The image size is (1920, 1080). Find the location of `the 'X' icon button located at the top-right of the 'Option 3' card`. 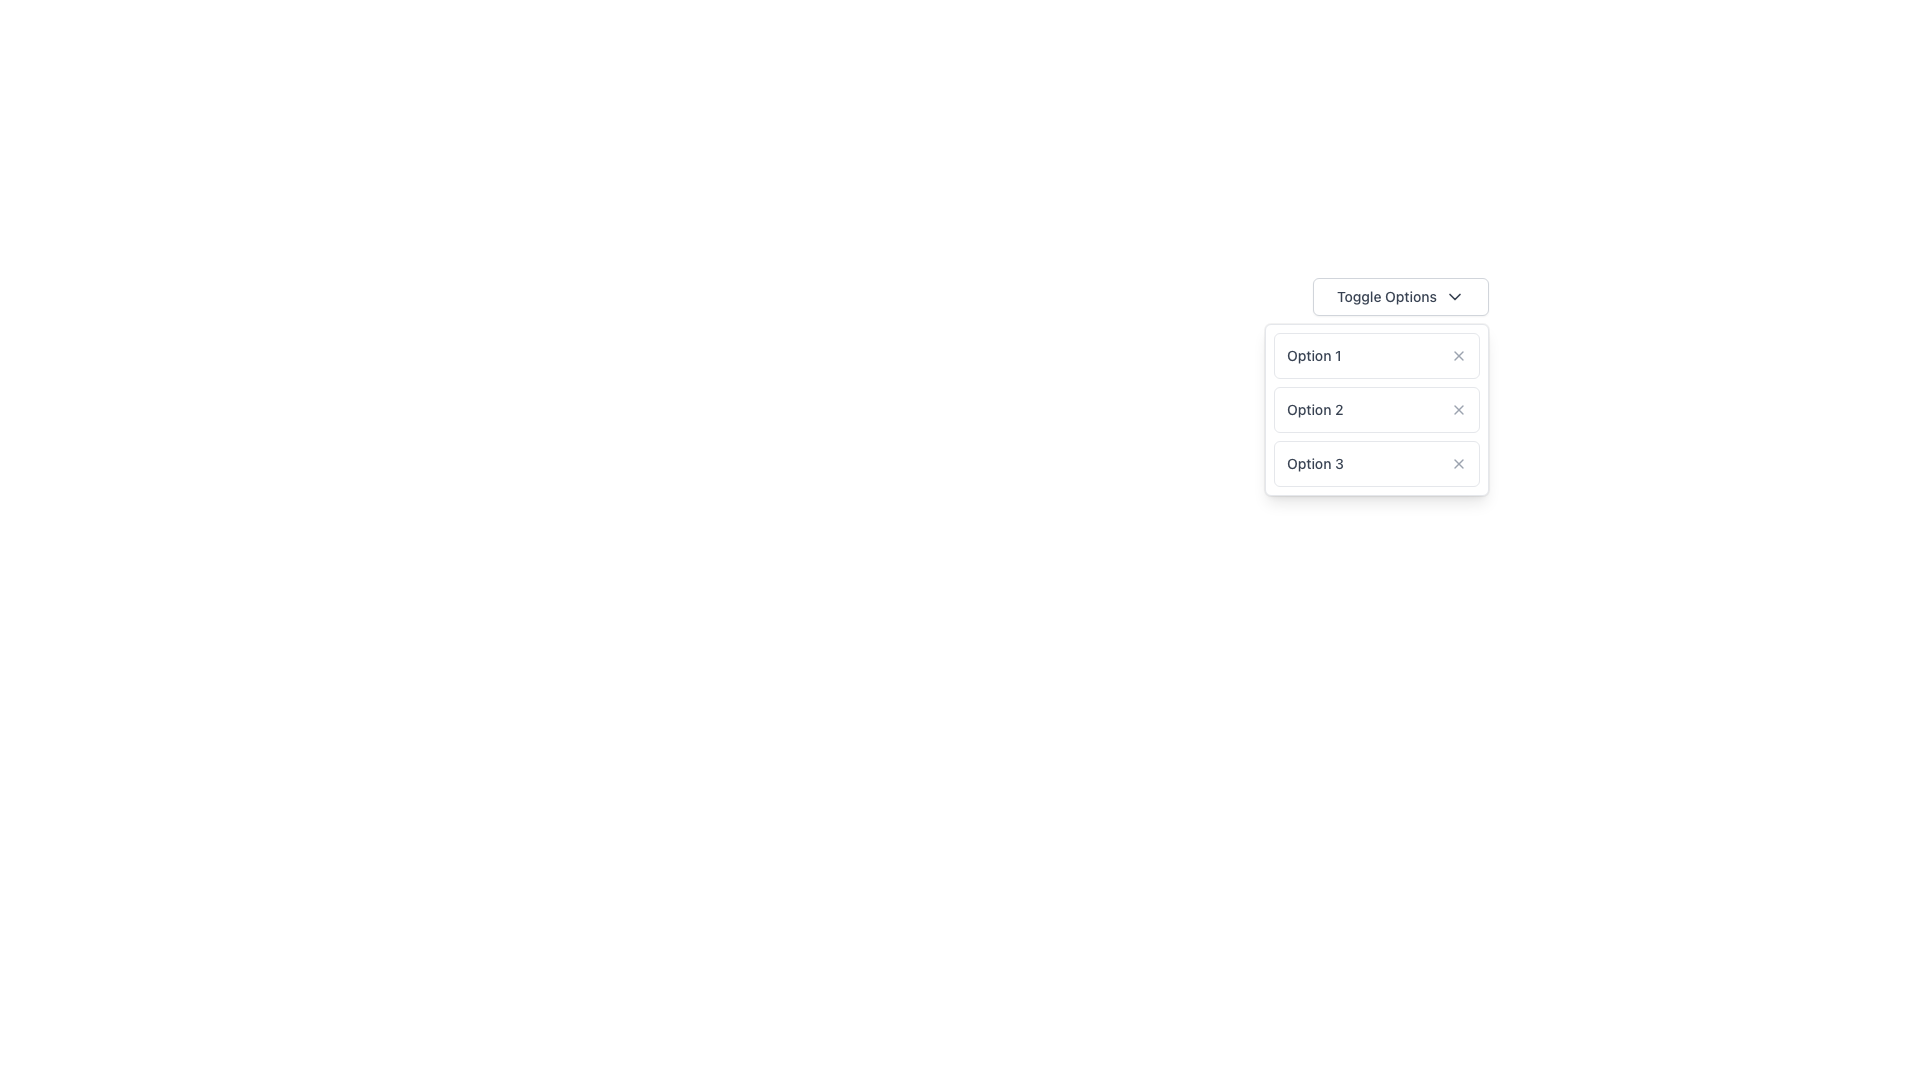

the 'X' icon button located at the top-right of the 'Option 3' card is located at coordinates (1459, 463).